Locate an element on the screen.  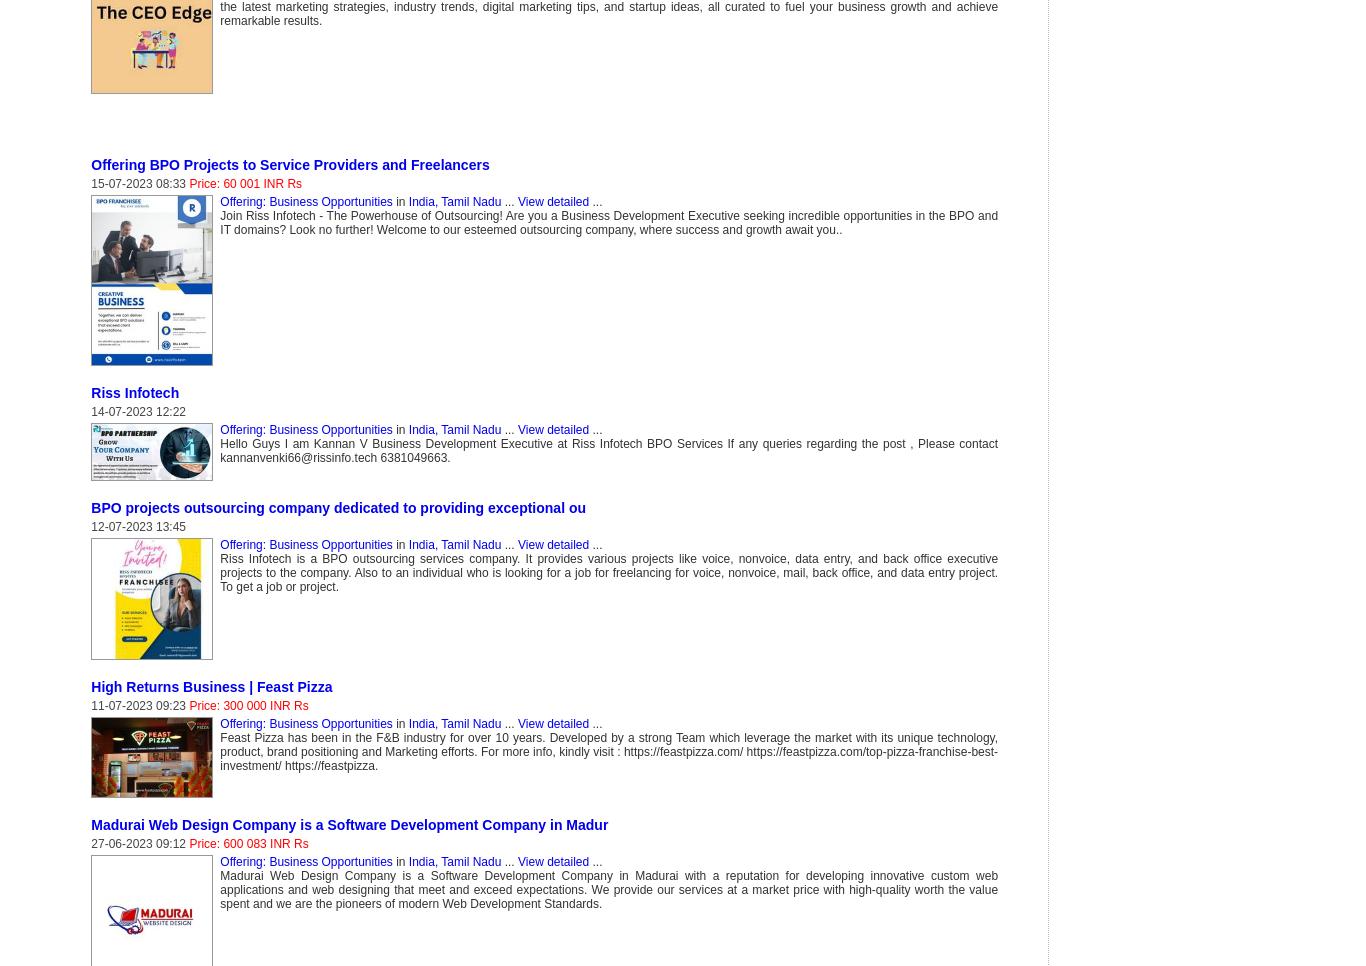
'11-07-2023 09:23' is located at coordinates (139, 703).